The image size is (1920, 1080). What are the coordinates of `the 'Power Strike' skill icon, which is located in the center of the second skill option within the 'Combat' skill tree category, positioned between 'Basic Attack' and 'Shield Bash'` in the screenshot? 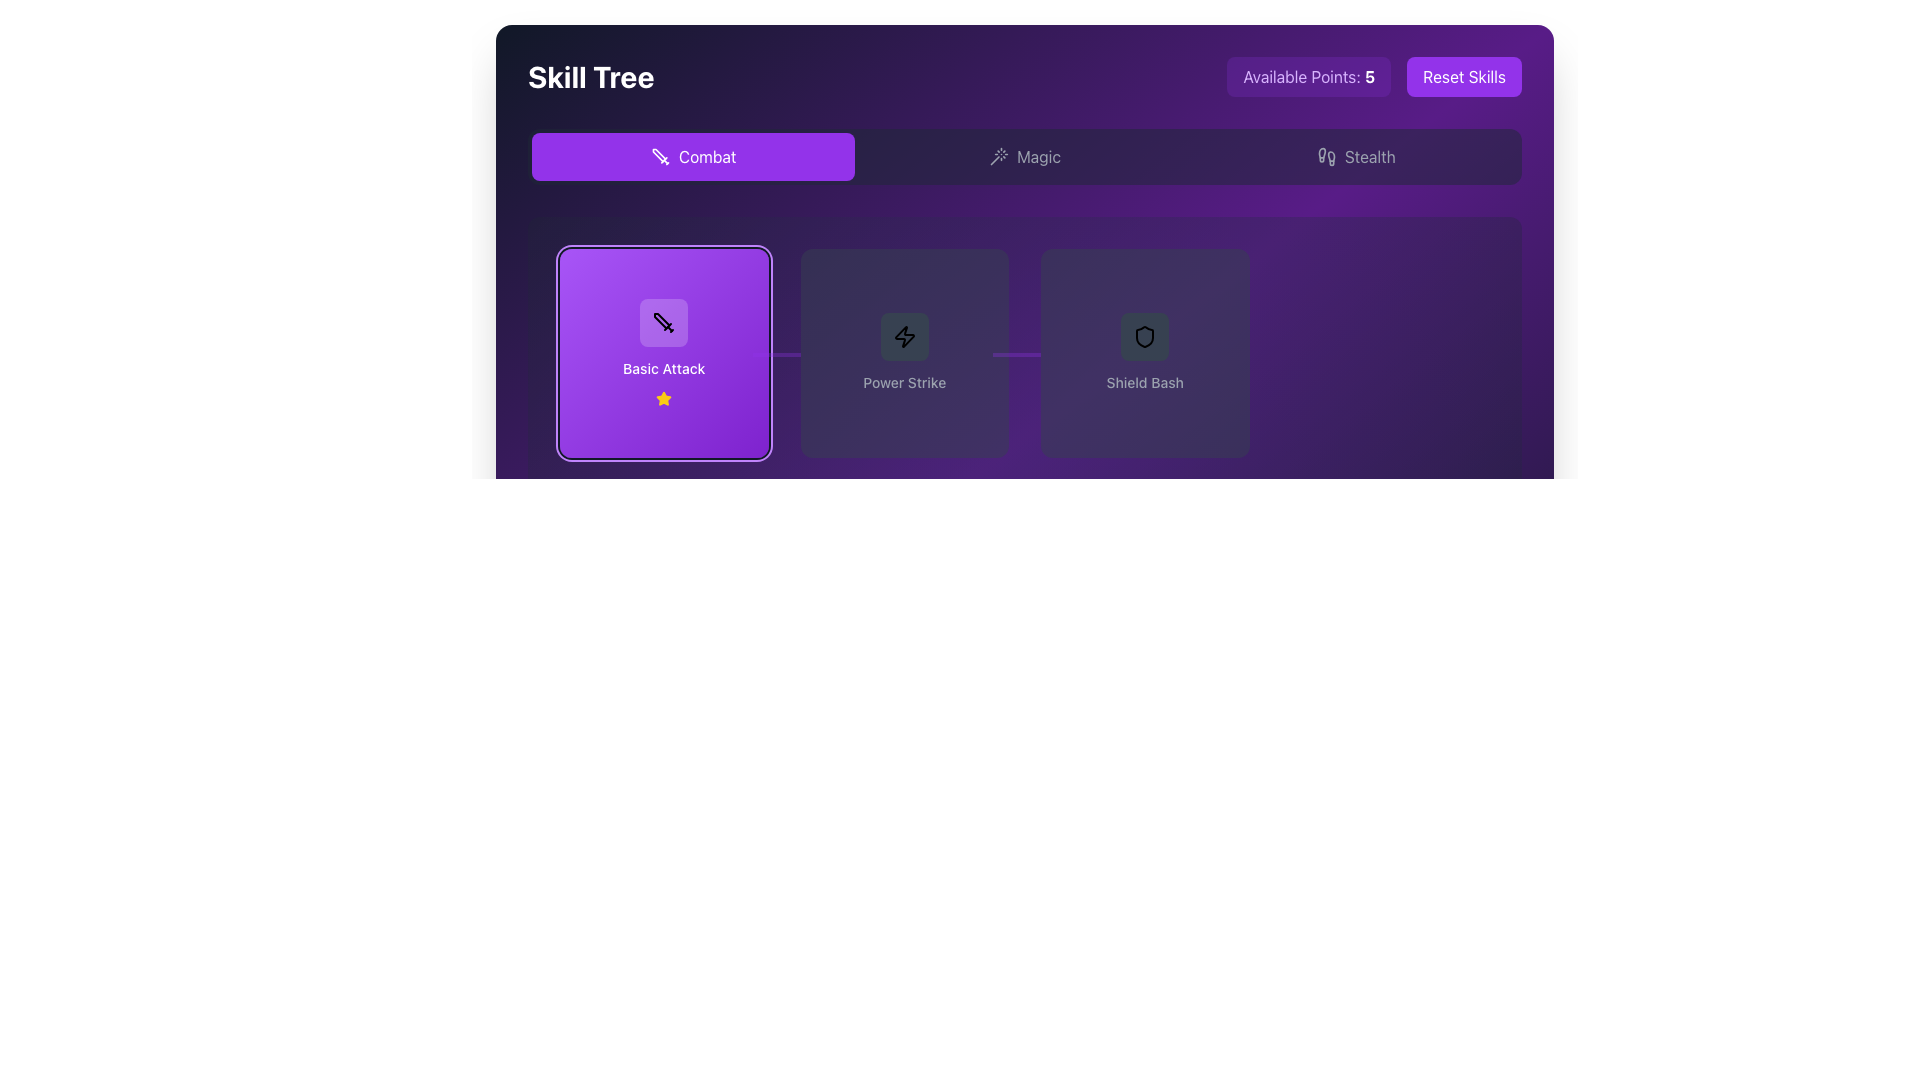 It's located at (903, 336).